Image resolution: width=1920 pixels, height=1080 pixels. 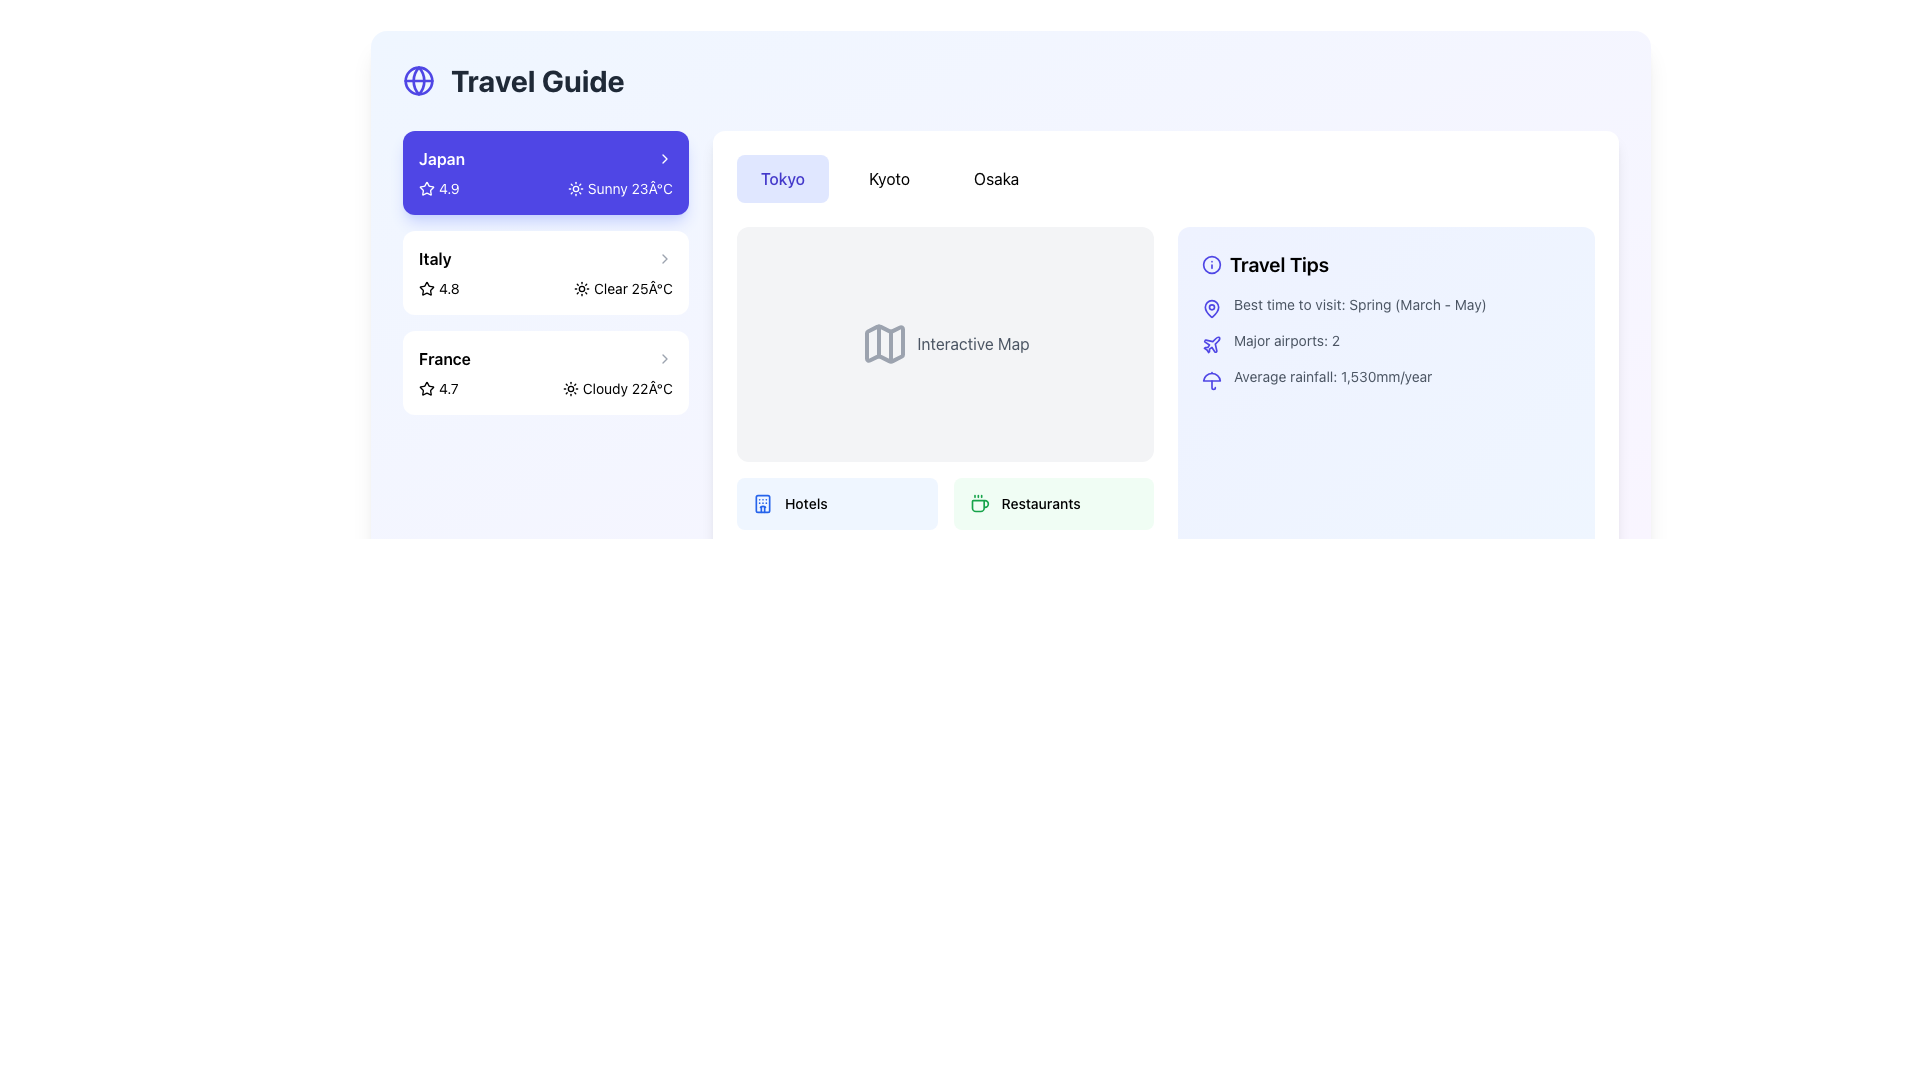 I want to click on text and icons displaying the rating ('4.9') and weather information ('Sunny 23°C') for the region 'Japan', located within the card below the title section, so click(x=546, y=189).